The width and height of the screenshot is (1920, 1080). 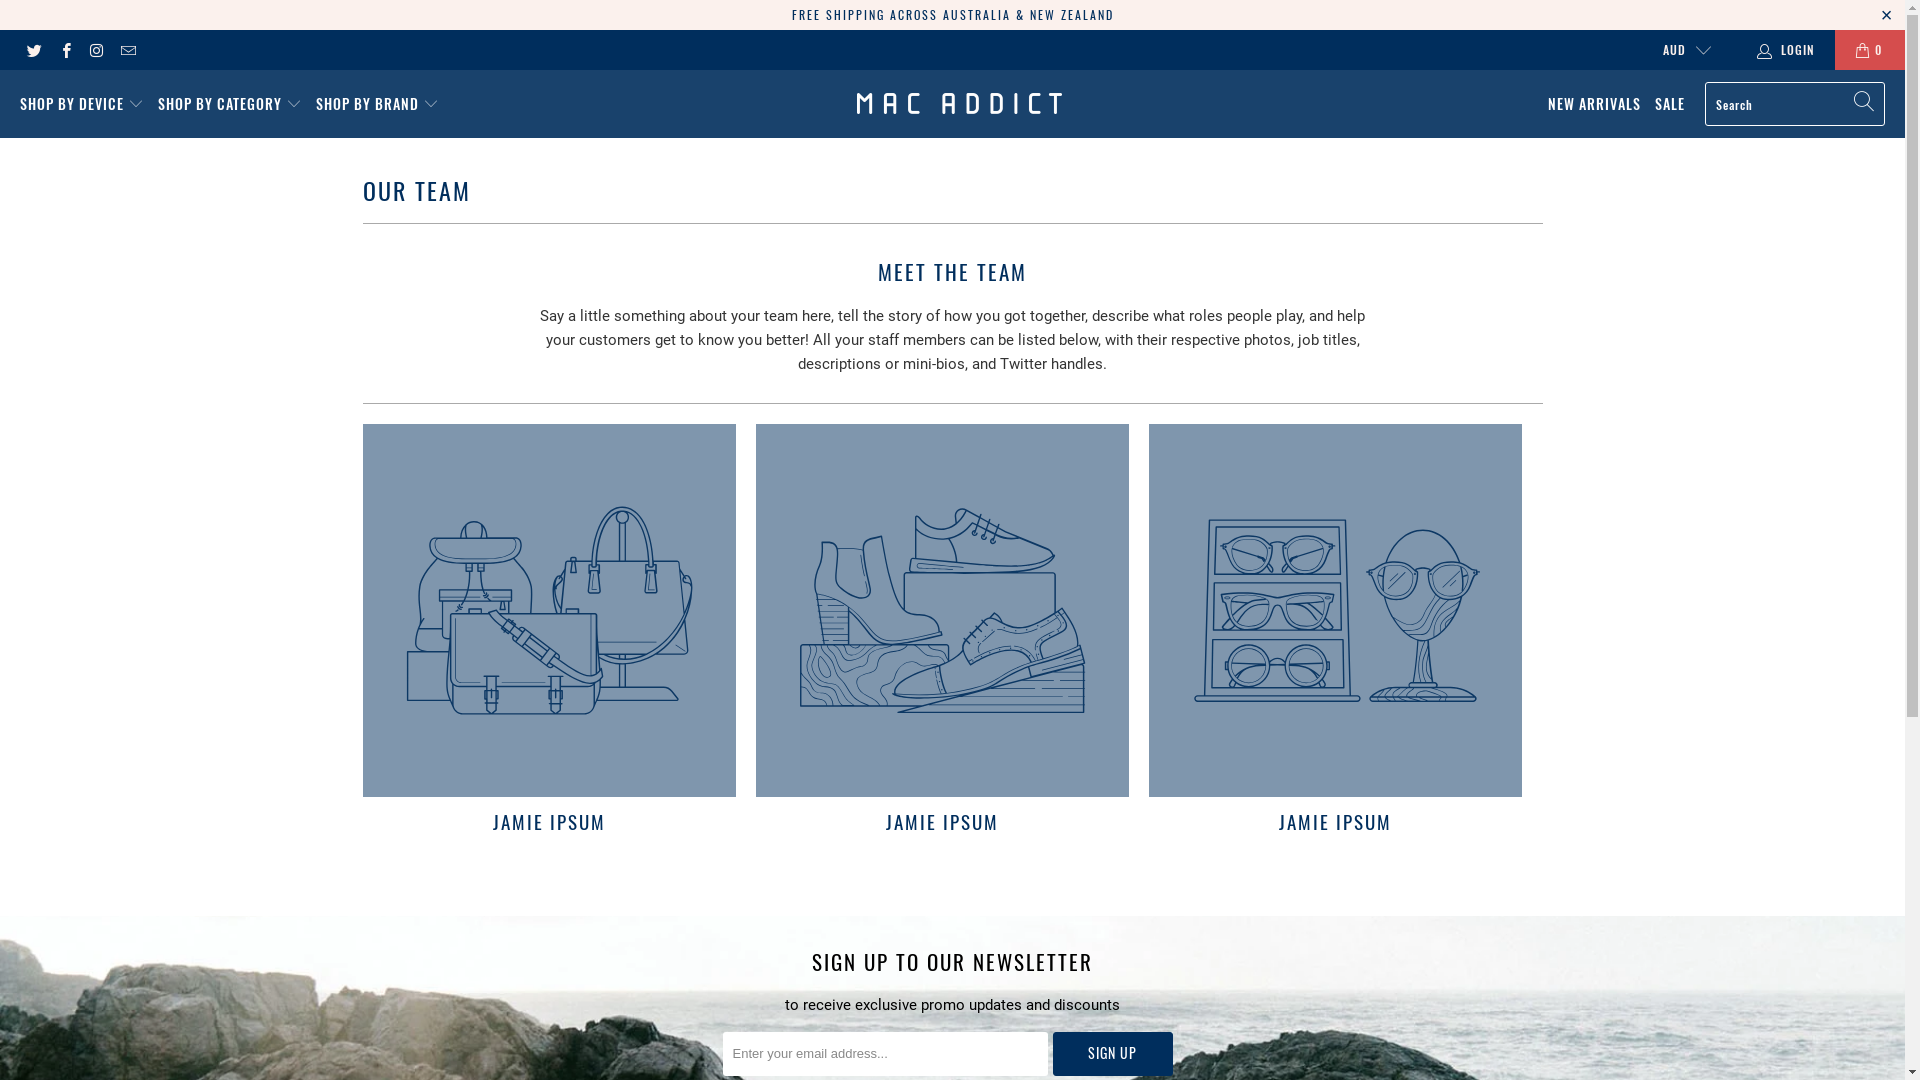 What do you see at coordinates (56, 49) in the screenshot?
I see `'Mac Addict on Facebook'` at bounding box center [56, 49].